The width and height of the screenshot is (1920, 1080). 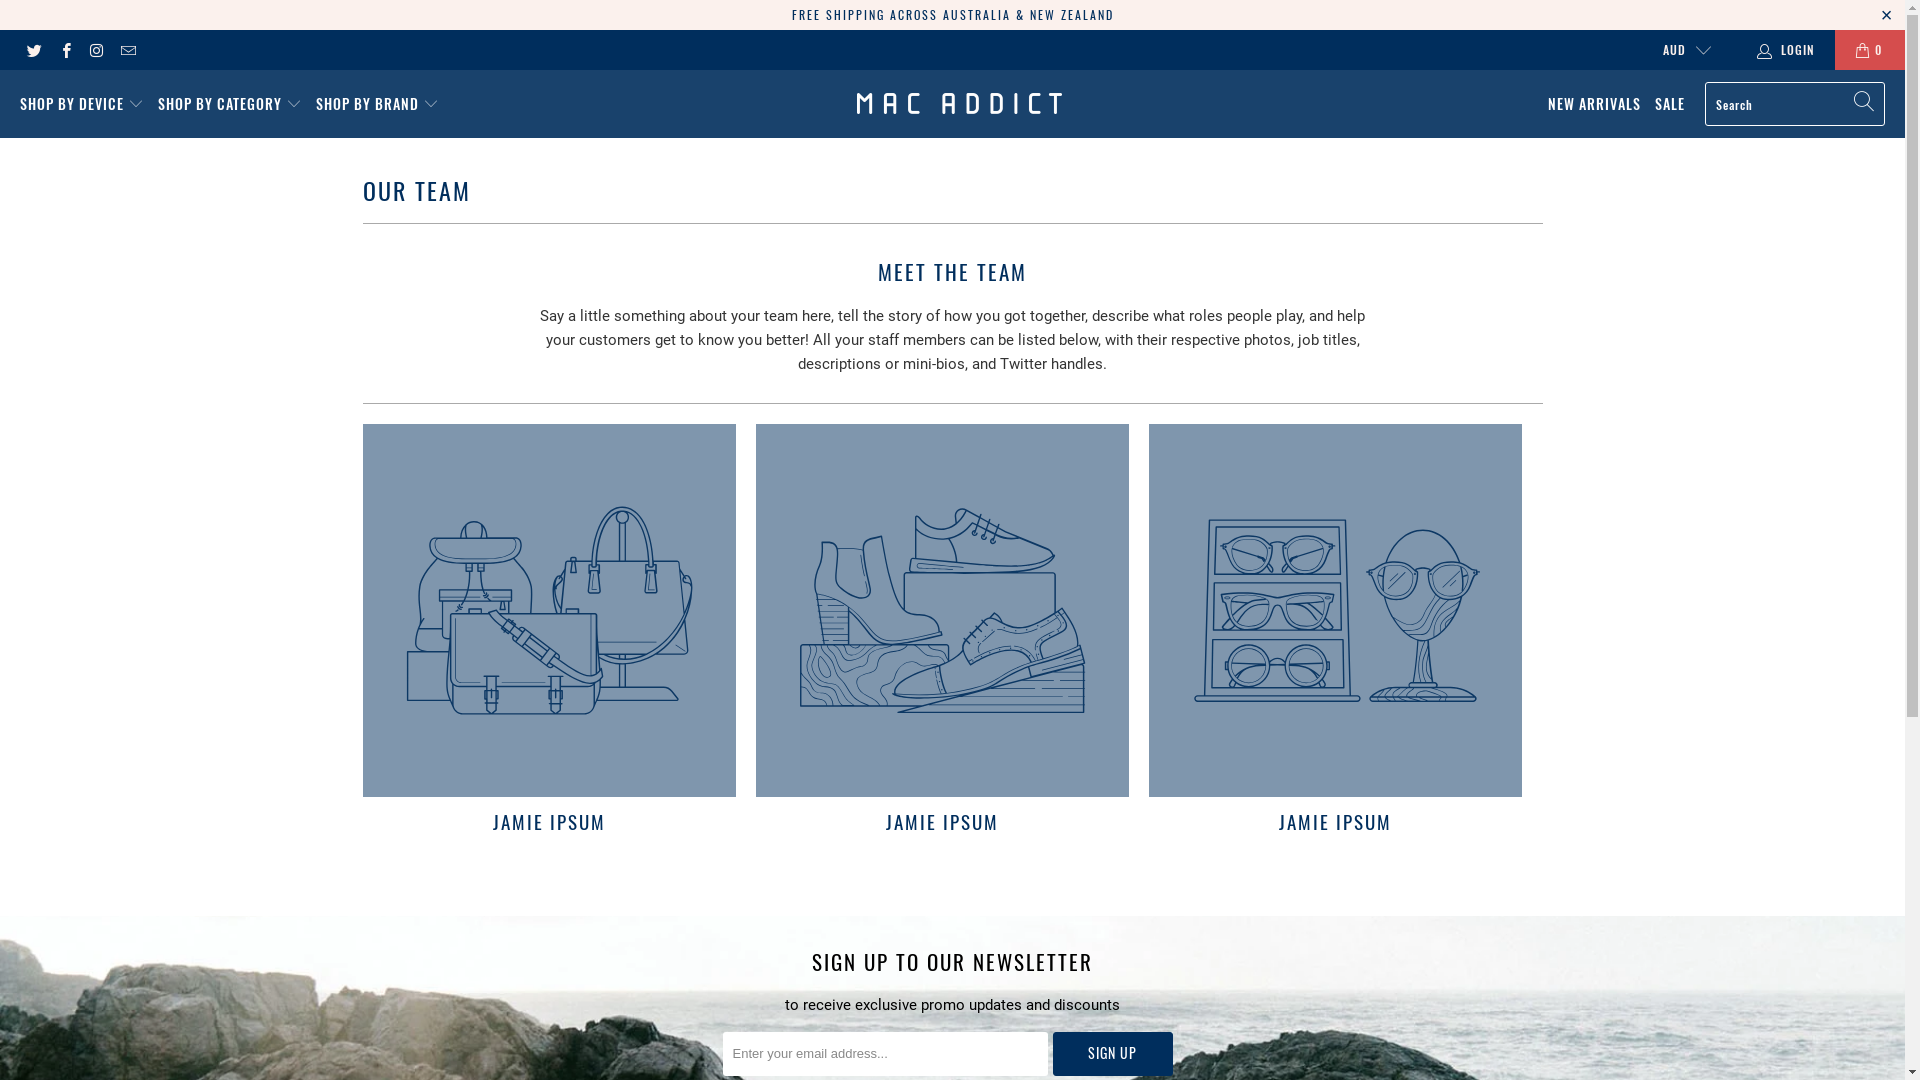 What do you see at coordinates (56, 49) in the screenshot?
I see `'Mac Addict on Facebook'` at bounding box center [56, 49].